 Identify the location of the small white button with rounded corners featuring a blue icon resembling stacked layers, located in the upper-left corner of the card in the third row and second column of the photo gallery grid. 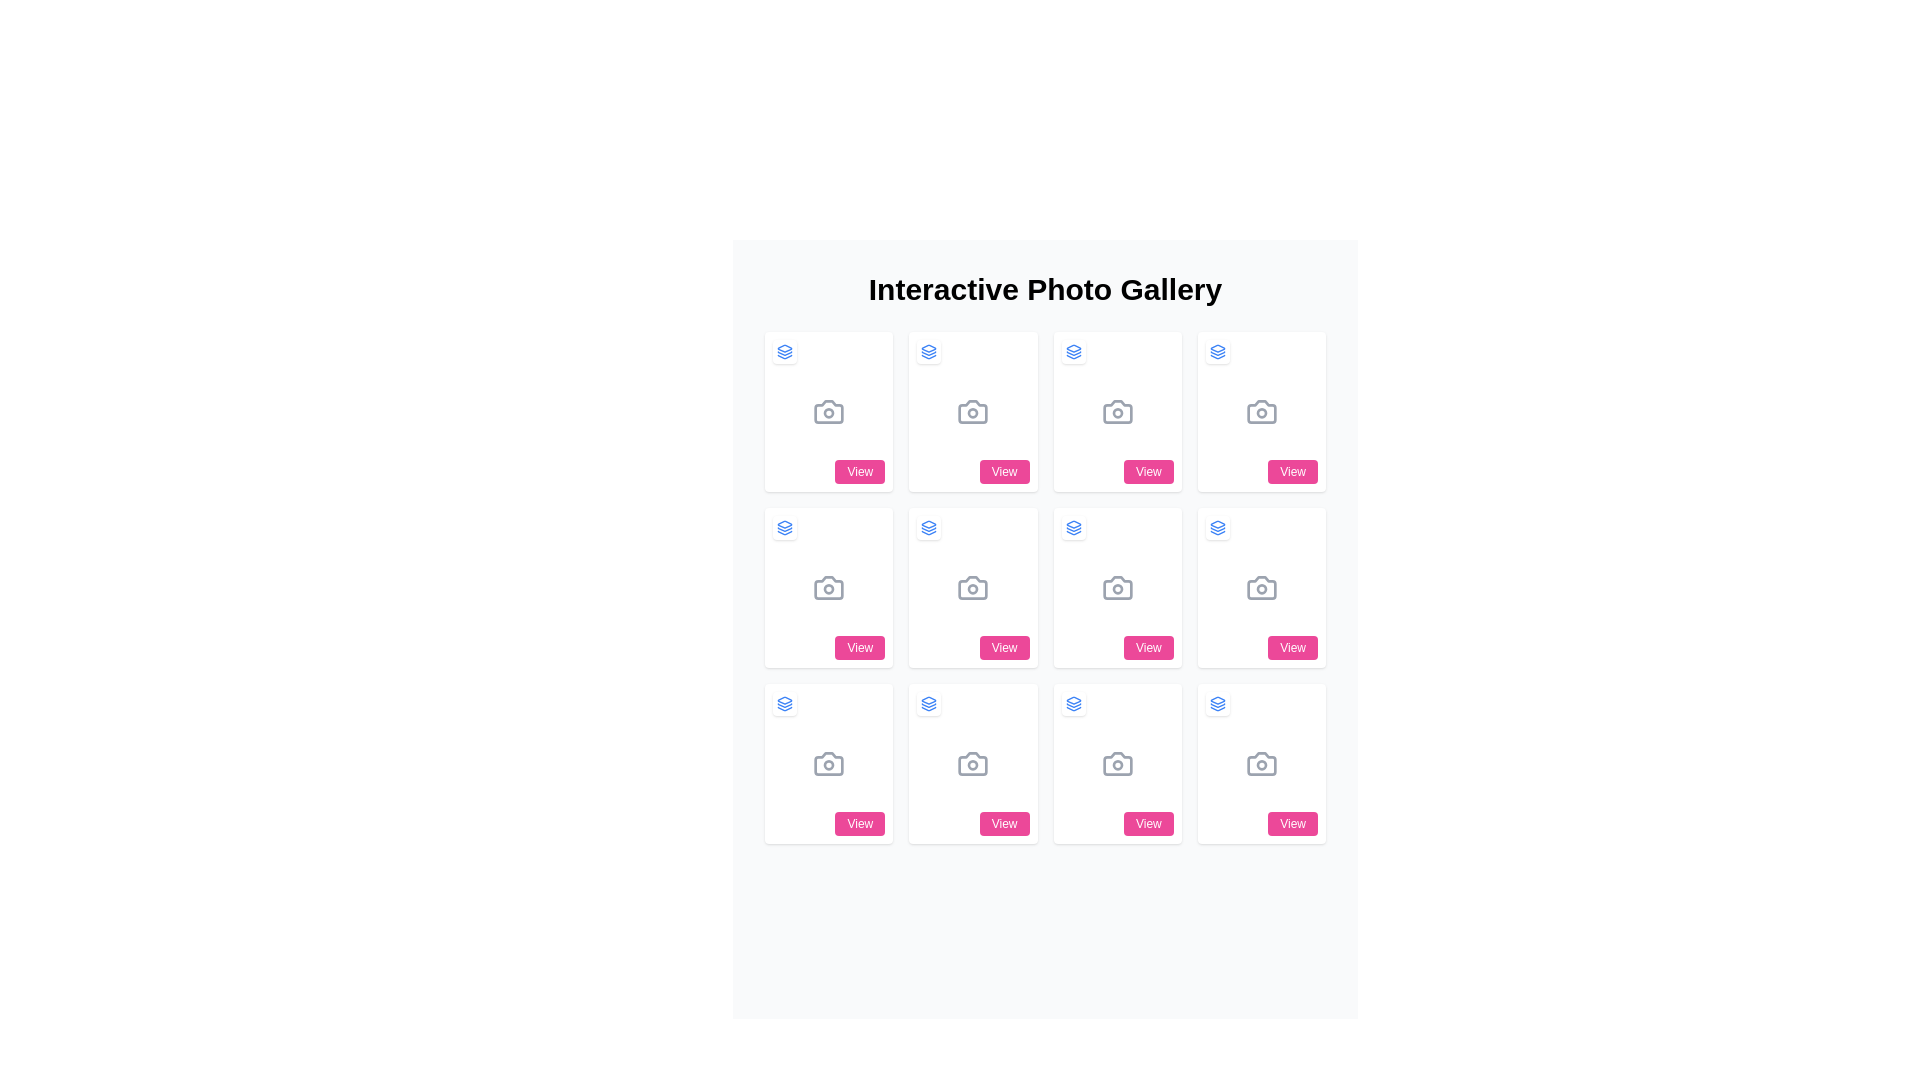
(928, 527).